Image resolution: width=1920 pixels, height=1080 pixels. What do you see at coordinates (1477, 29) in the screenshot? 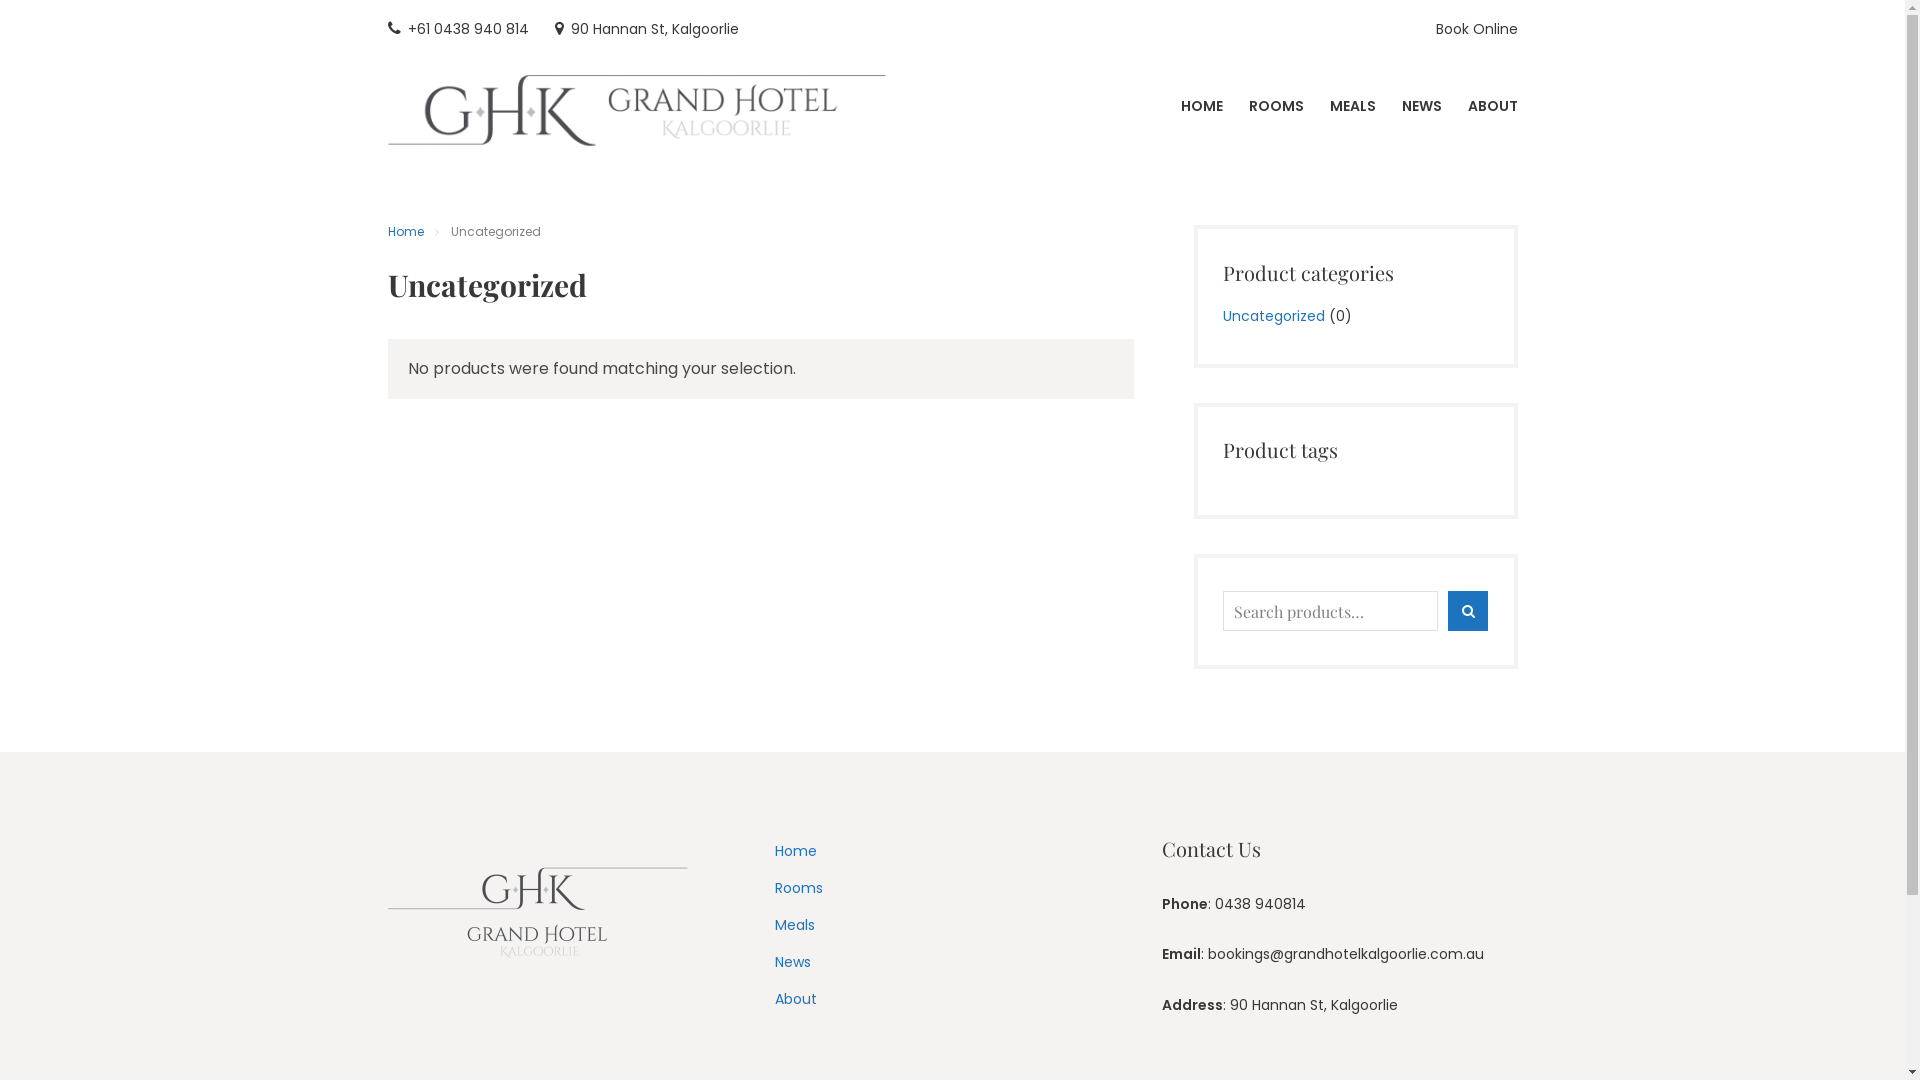
I see `'Book Online'` at bounding box center [1477, 29].